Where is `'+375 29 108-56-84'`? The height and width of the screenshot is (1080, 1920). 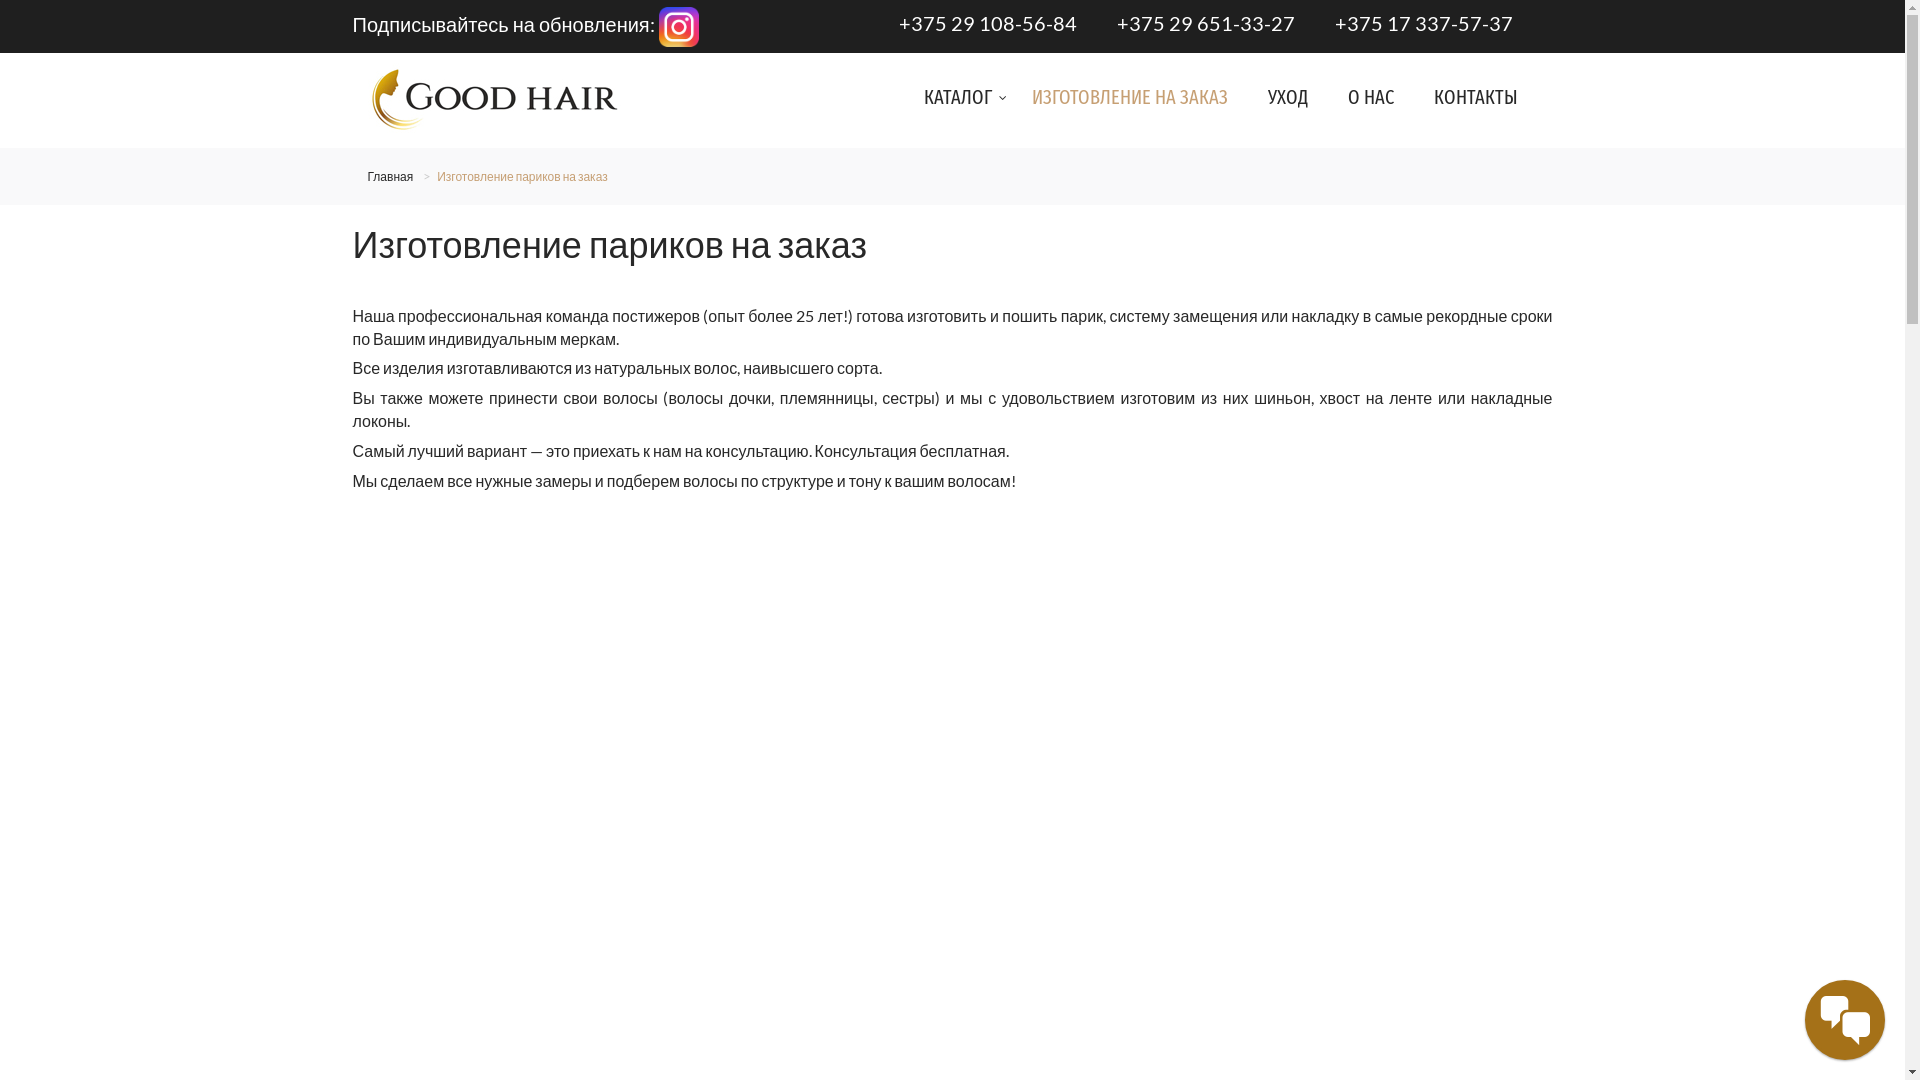
'+375 29 108-56-84' is located at coordinates (987, 23).